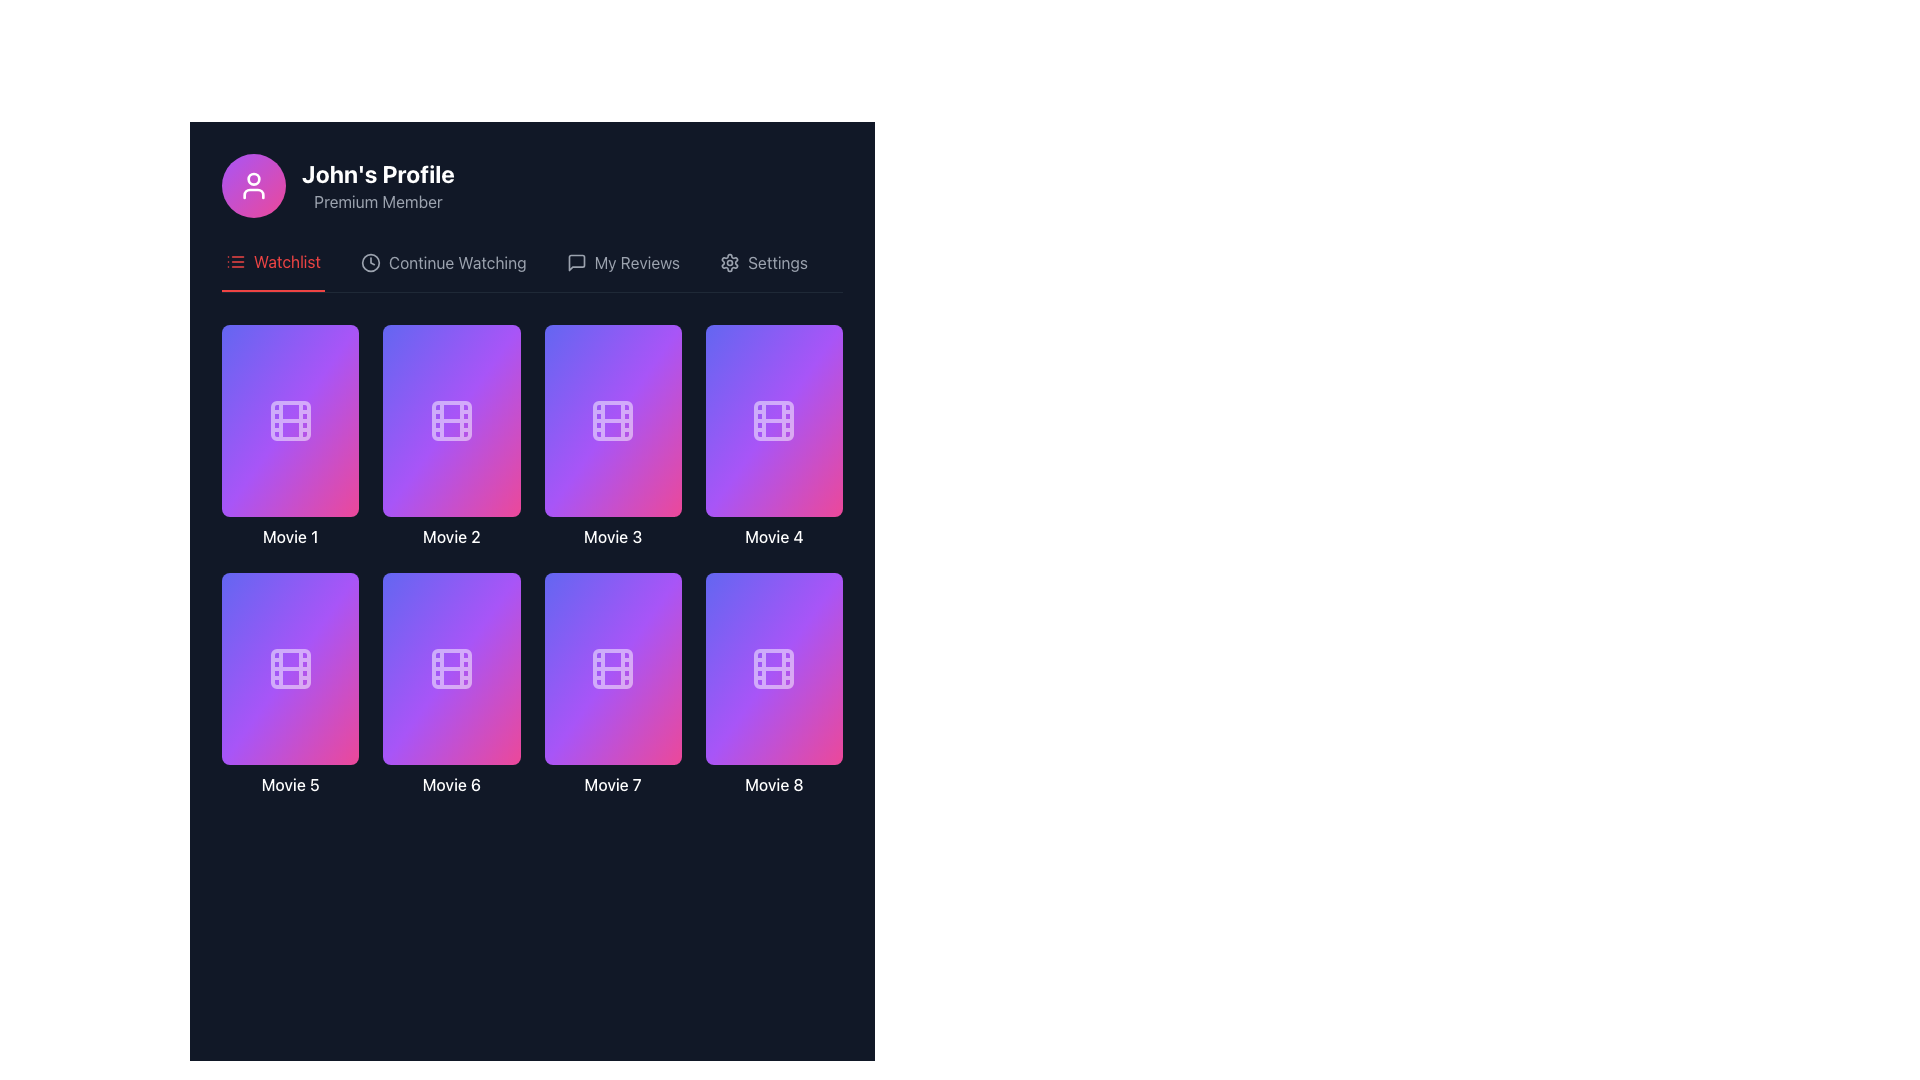  What do you see at coordinates (762, 270) in the screenshot?
I see `the 'Settings' navigation link, which includes a gear icon` at bounding box center [762, 270].